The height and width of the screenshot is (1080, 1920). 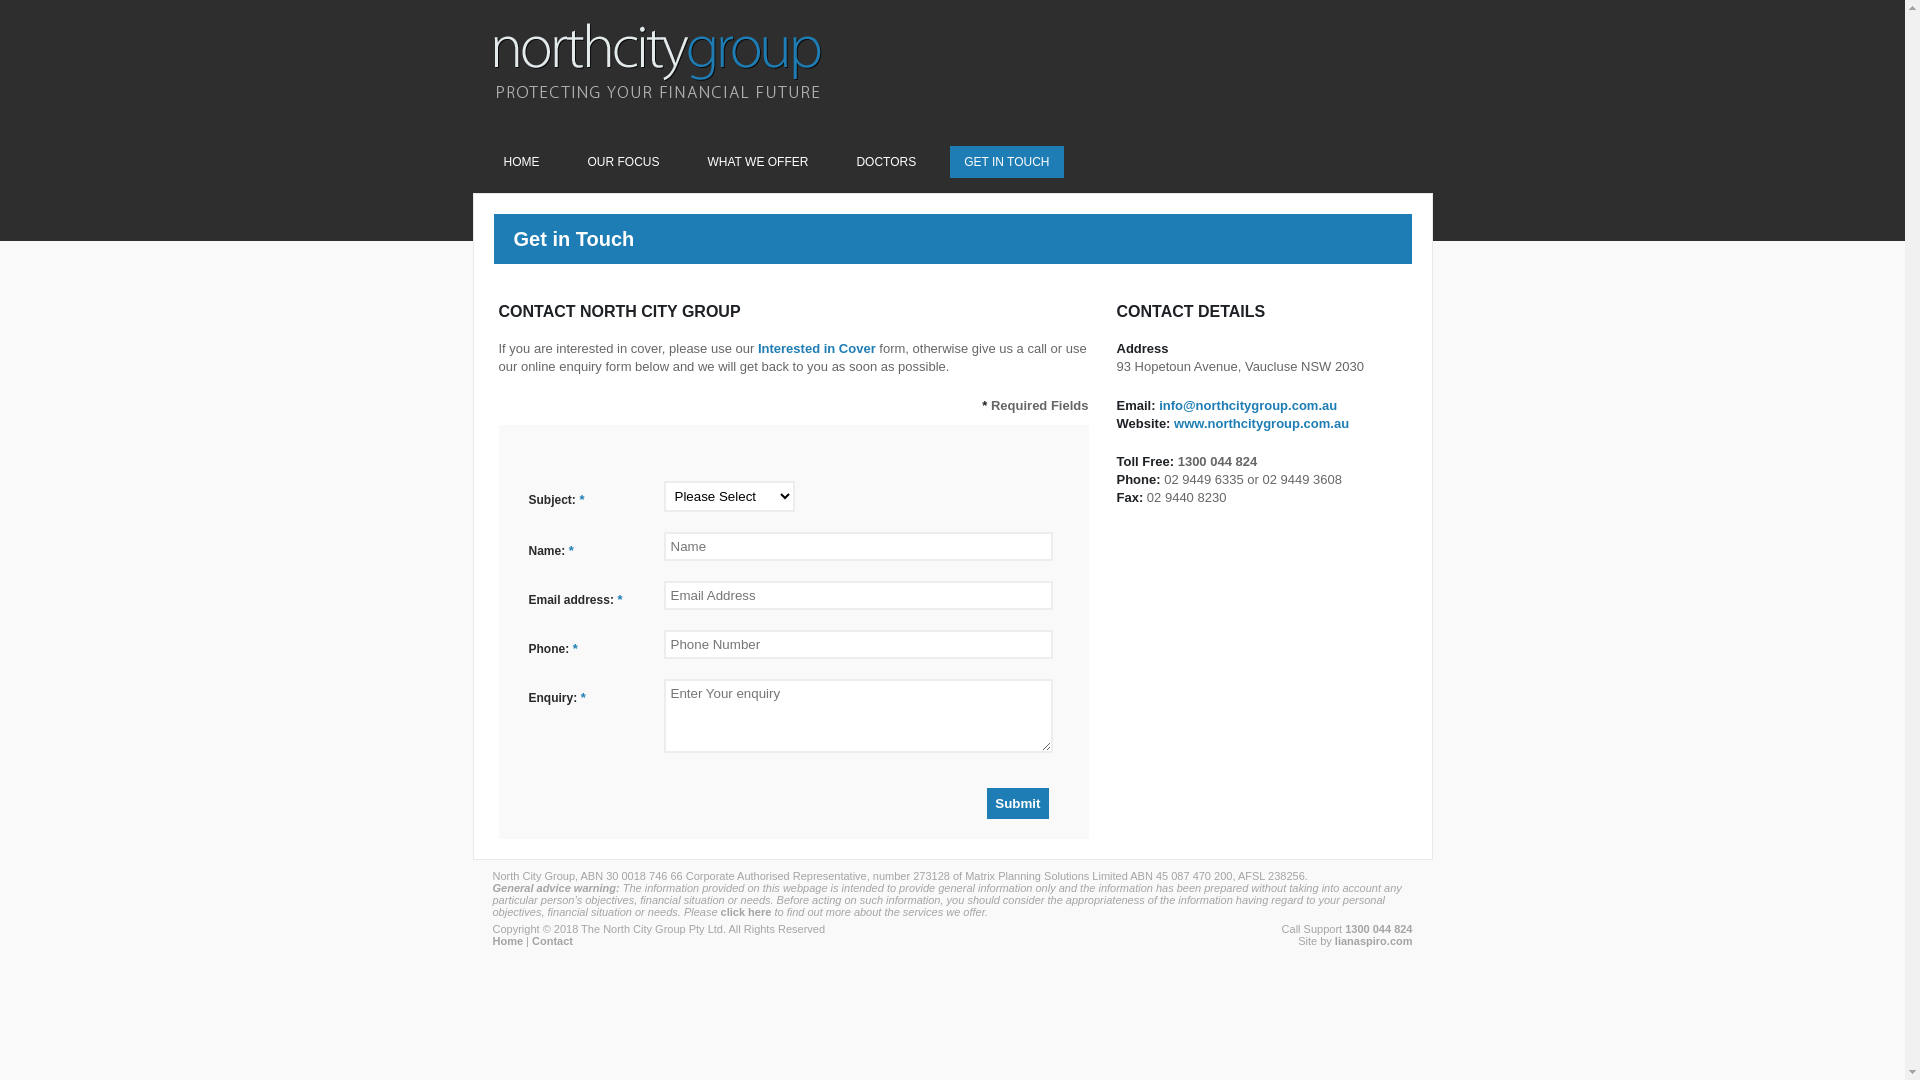 I want to click on 'Interested in Cover', so click(x=816, y=347).